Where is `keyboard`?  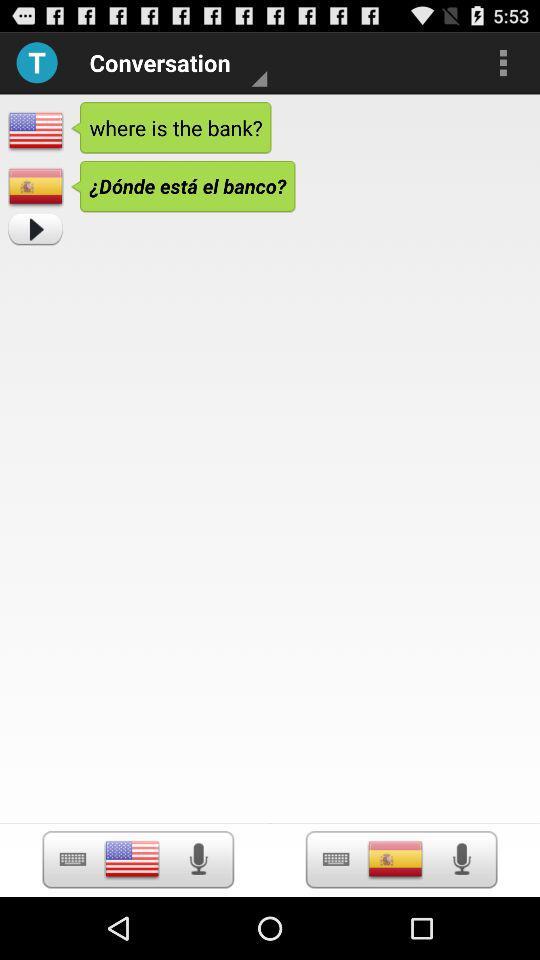 keyboard is located at coordinates (71, 858).